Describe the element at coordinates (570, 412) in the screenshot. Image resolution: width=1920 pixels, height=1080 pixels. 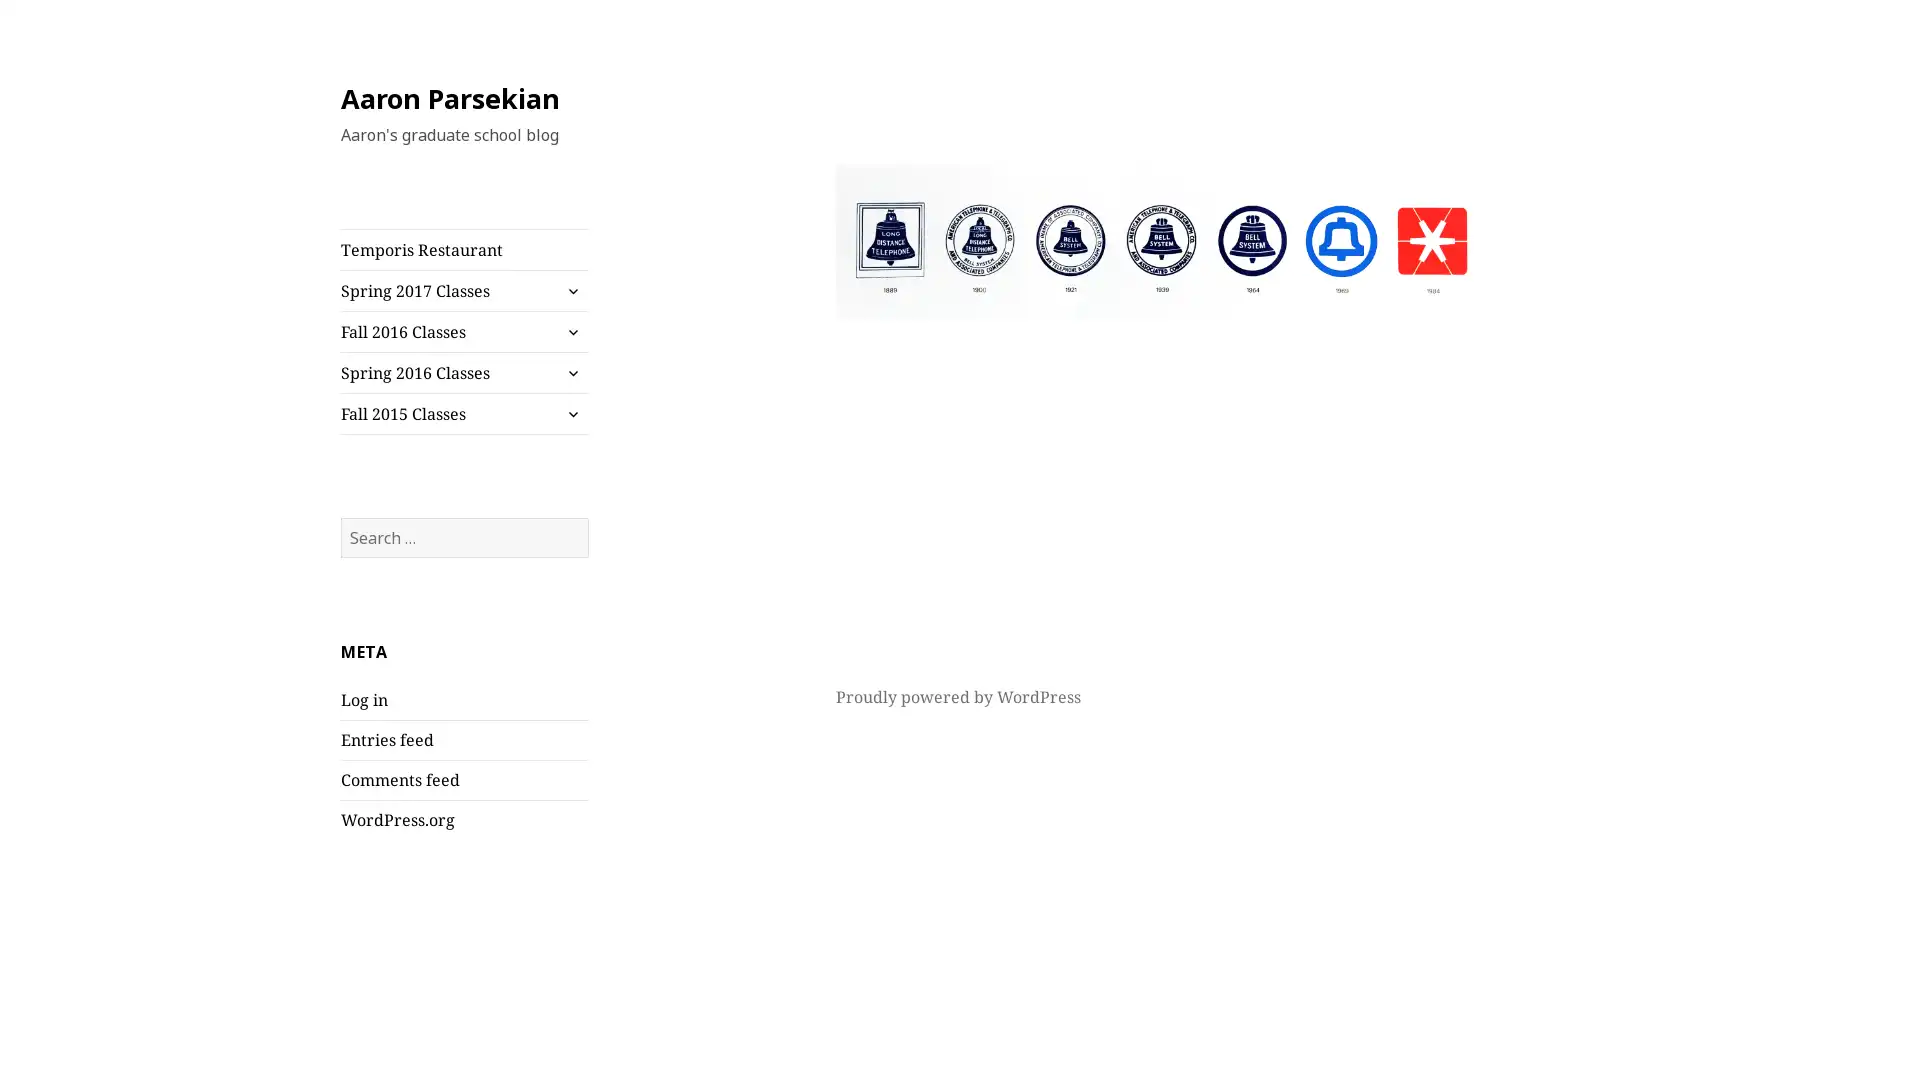
I see `expand child menu` at that location.